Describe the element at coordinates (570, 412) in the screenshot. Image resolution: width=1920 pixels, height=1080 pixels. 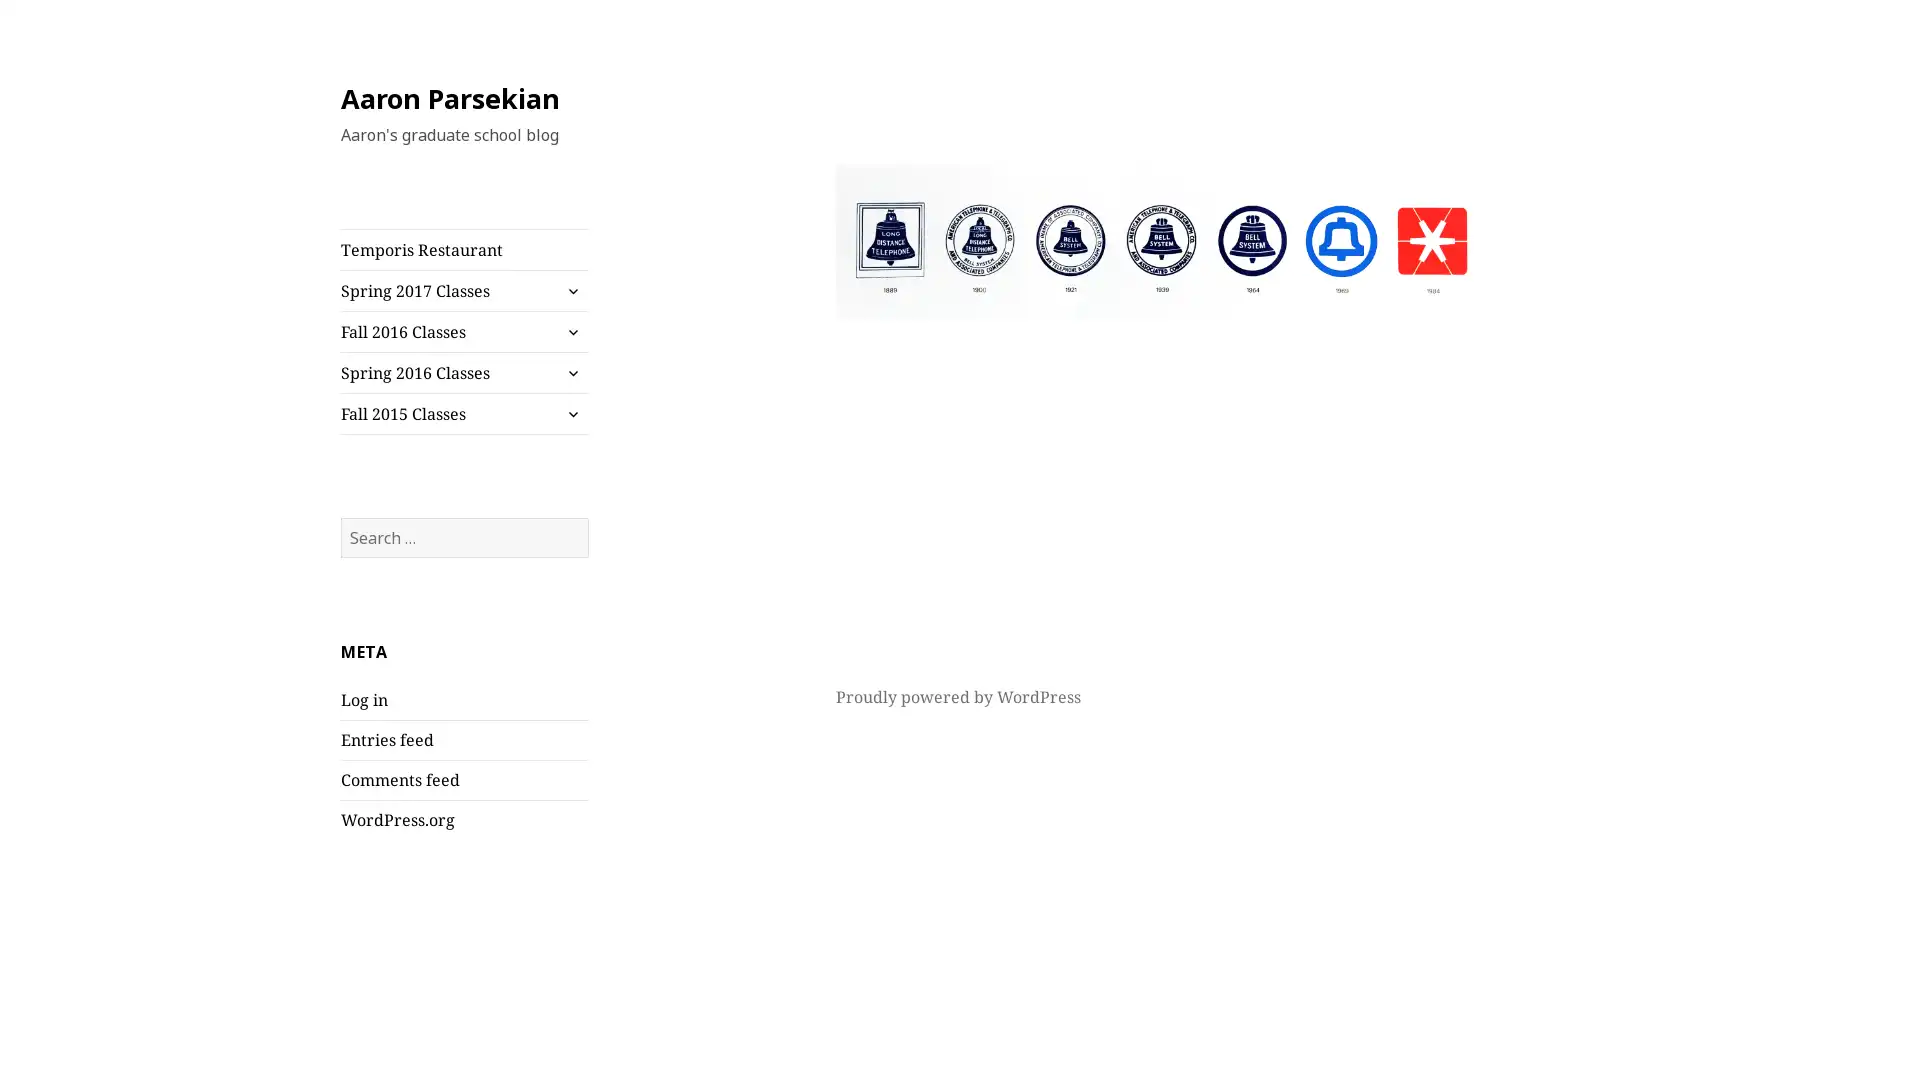
I see `expand child menu` at that location.